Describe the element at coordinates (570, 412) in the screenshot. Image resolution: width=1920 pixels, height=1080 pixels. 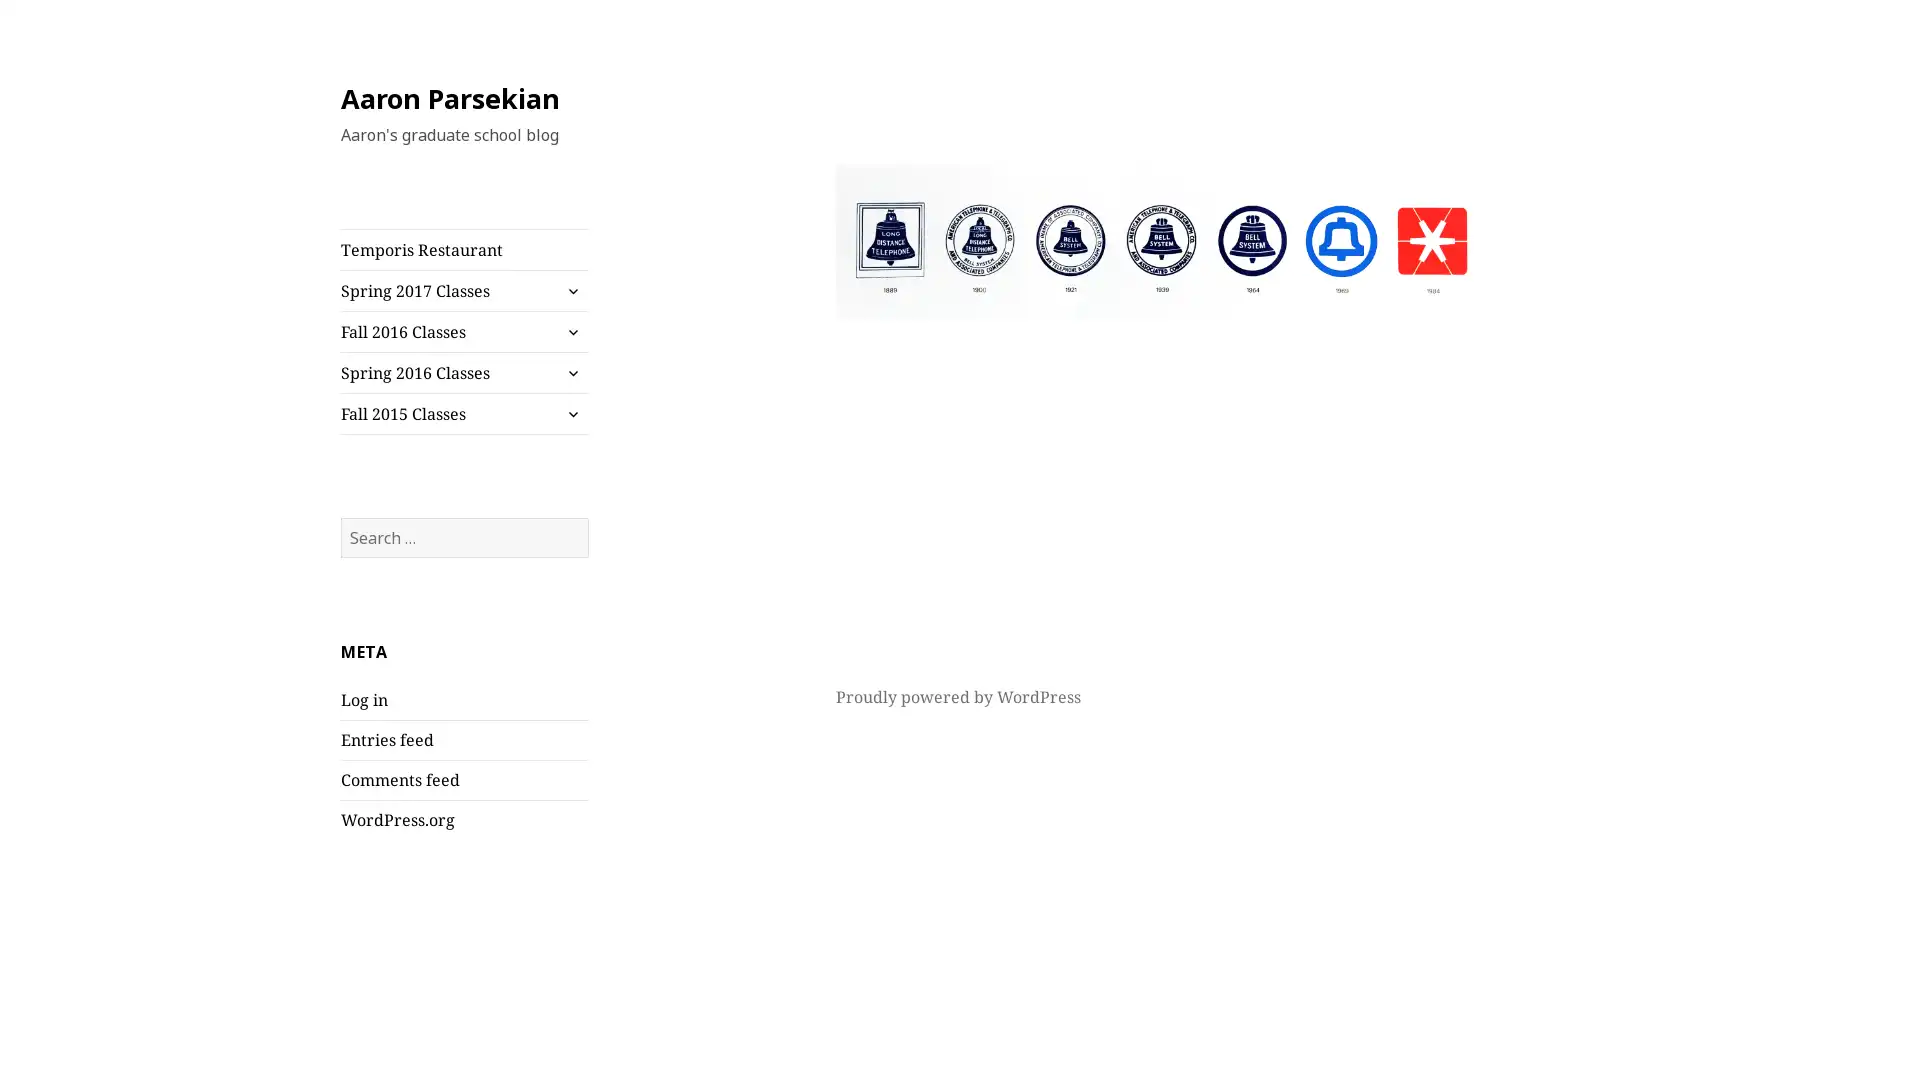
I see `expand child menu` at that location.